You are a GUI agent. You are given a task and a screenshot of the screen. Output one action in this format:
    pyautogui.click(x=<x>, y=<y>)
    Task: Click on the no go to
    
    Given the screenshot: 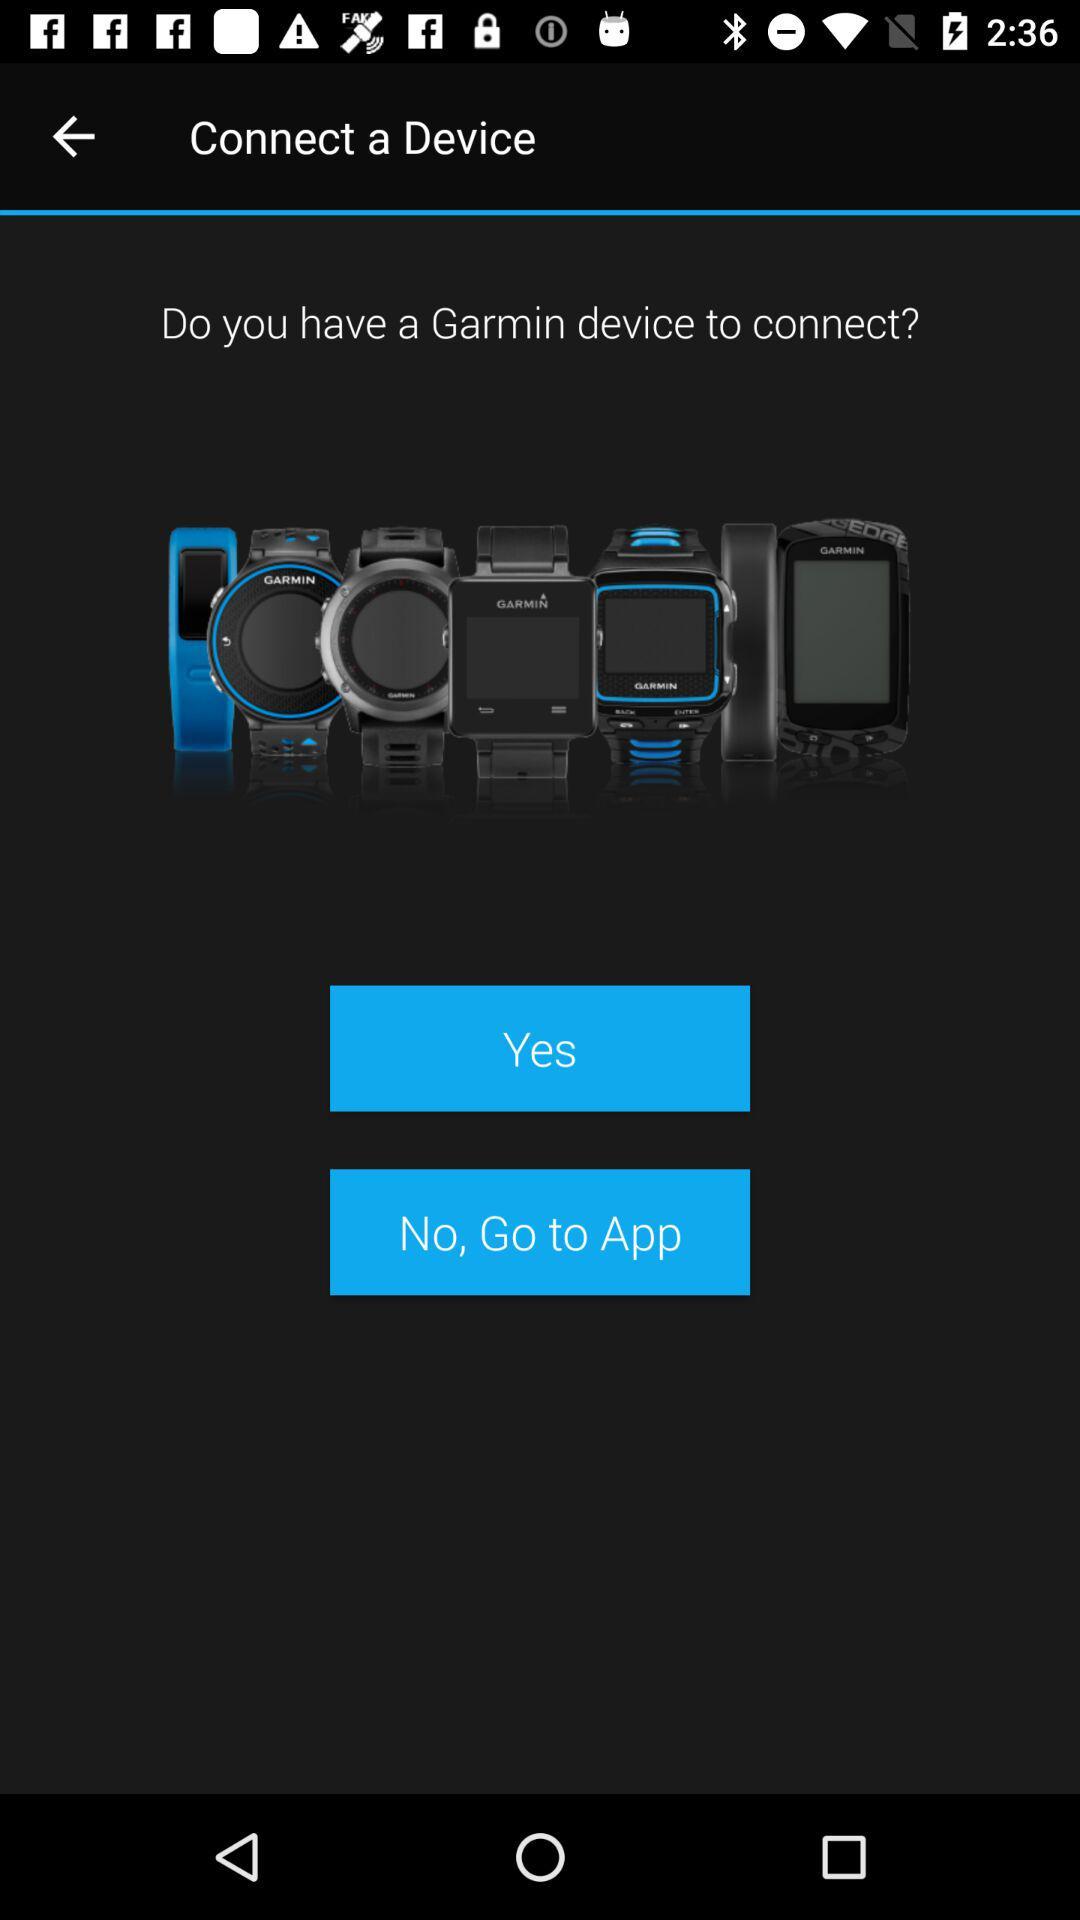 What is the action you would take?
    pyautogui.click(x=540, y=1231)
    